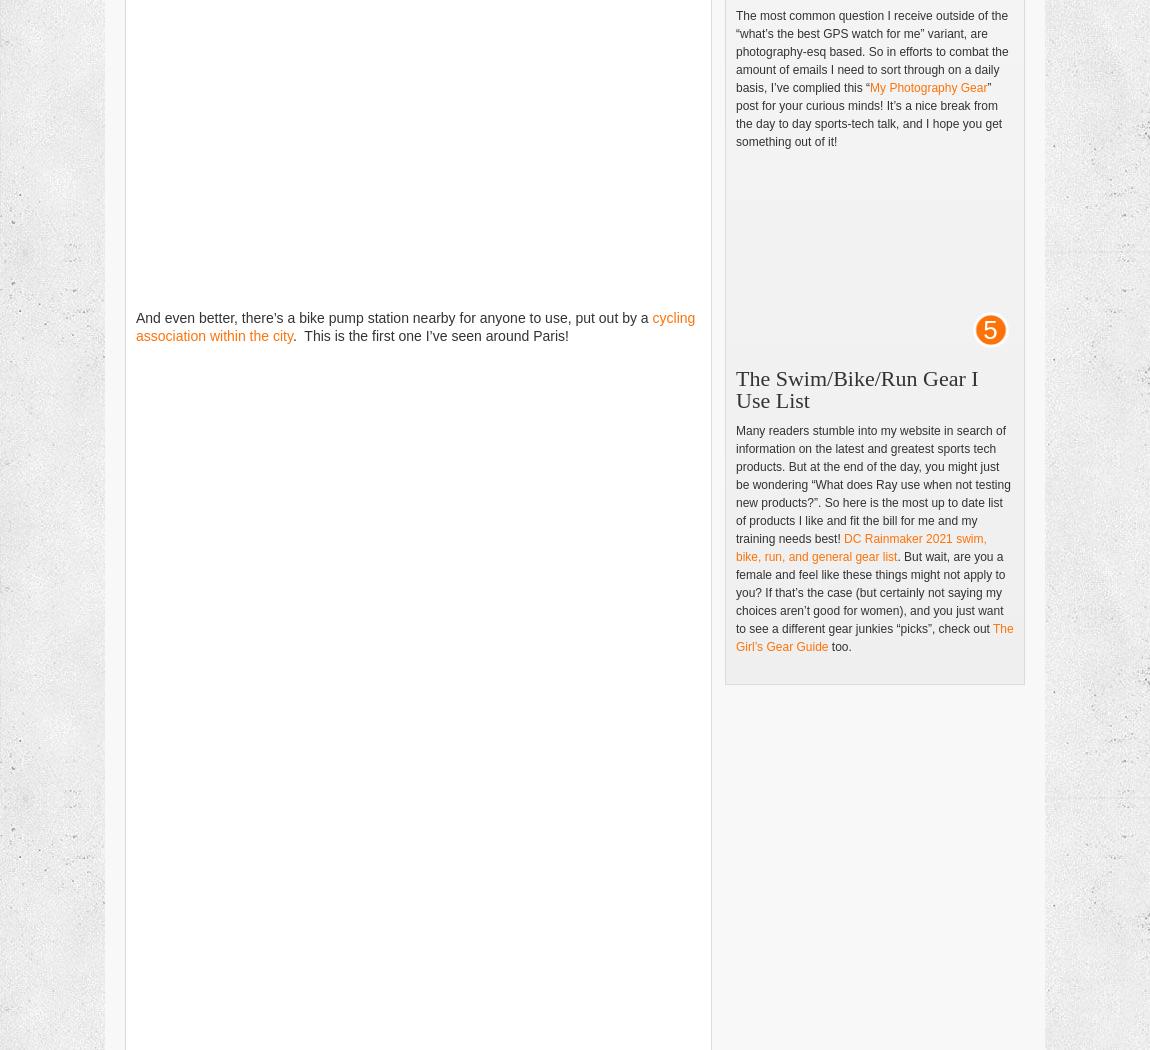 Image resolution: width=1150 pixels, height=1050 pixels. What do you see at coordinates (860, 547) in the screenshot?
I see `'DC Rainmaker 2021 swim, bike, run, and general gear list'` at bounding box center [860, 547].